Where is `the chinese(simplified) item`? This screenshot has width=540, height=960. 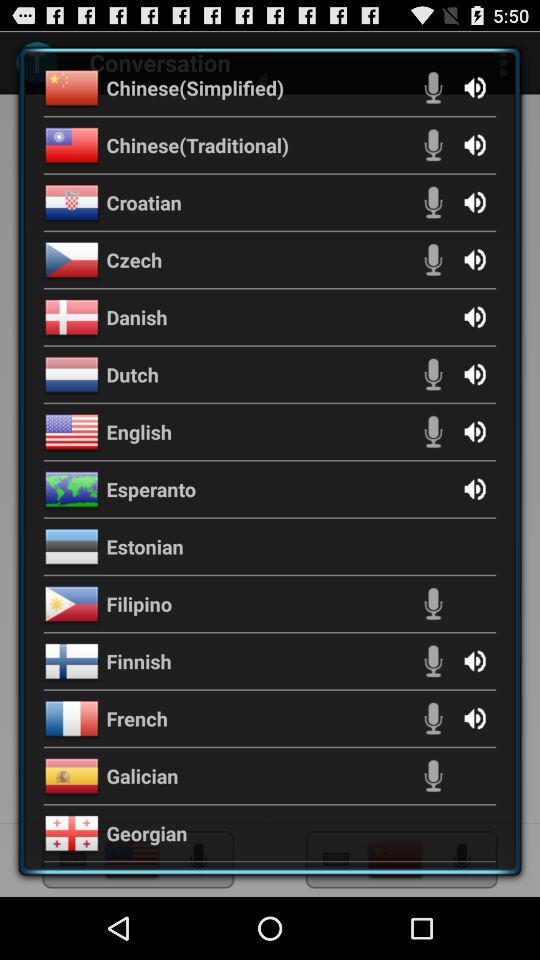 the chinese(simplified) item is located at coordinates (195, 87).